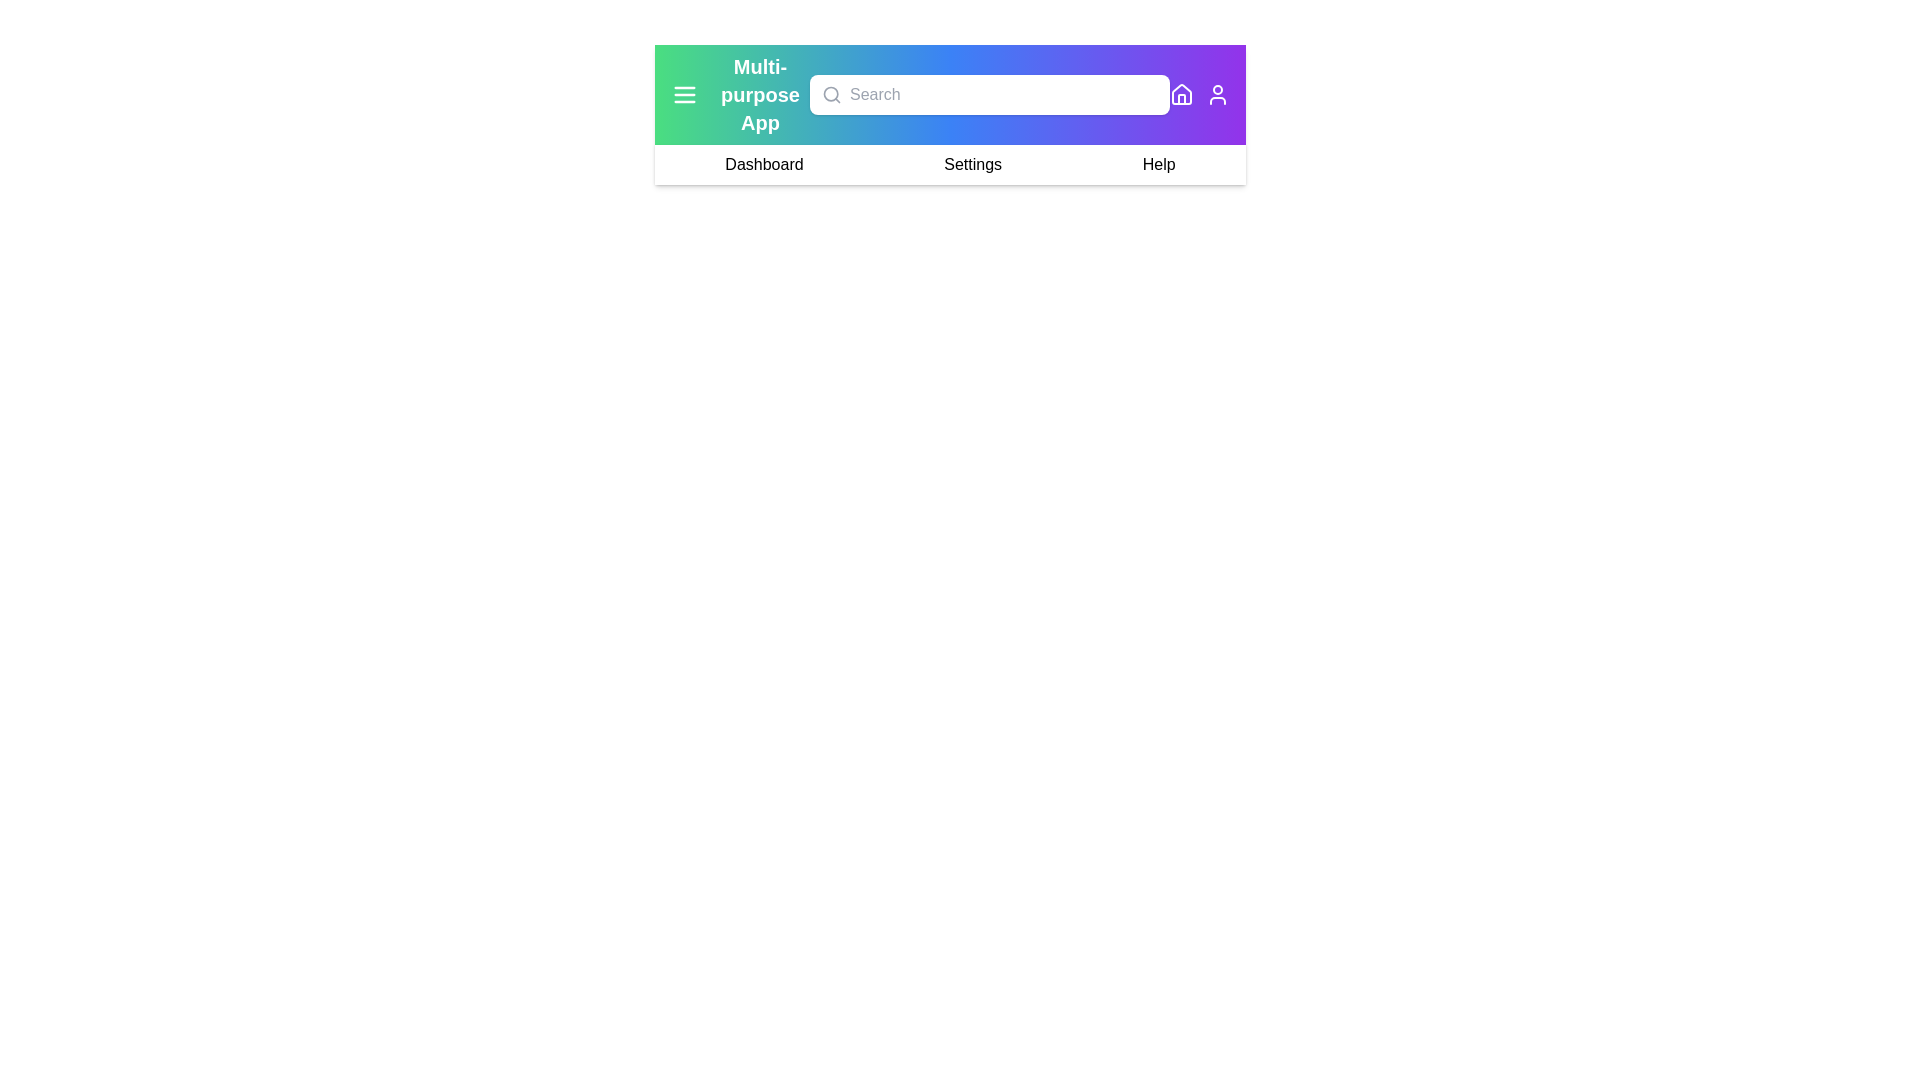  I want to click on the 'Settings' option in the navigation bar, so click(973, 164).